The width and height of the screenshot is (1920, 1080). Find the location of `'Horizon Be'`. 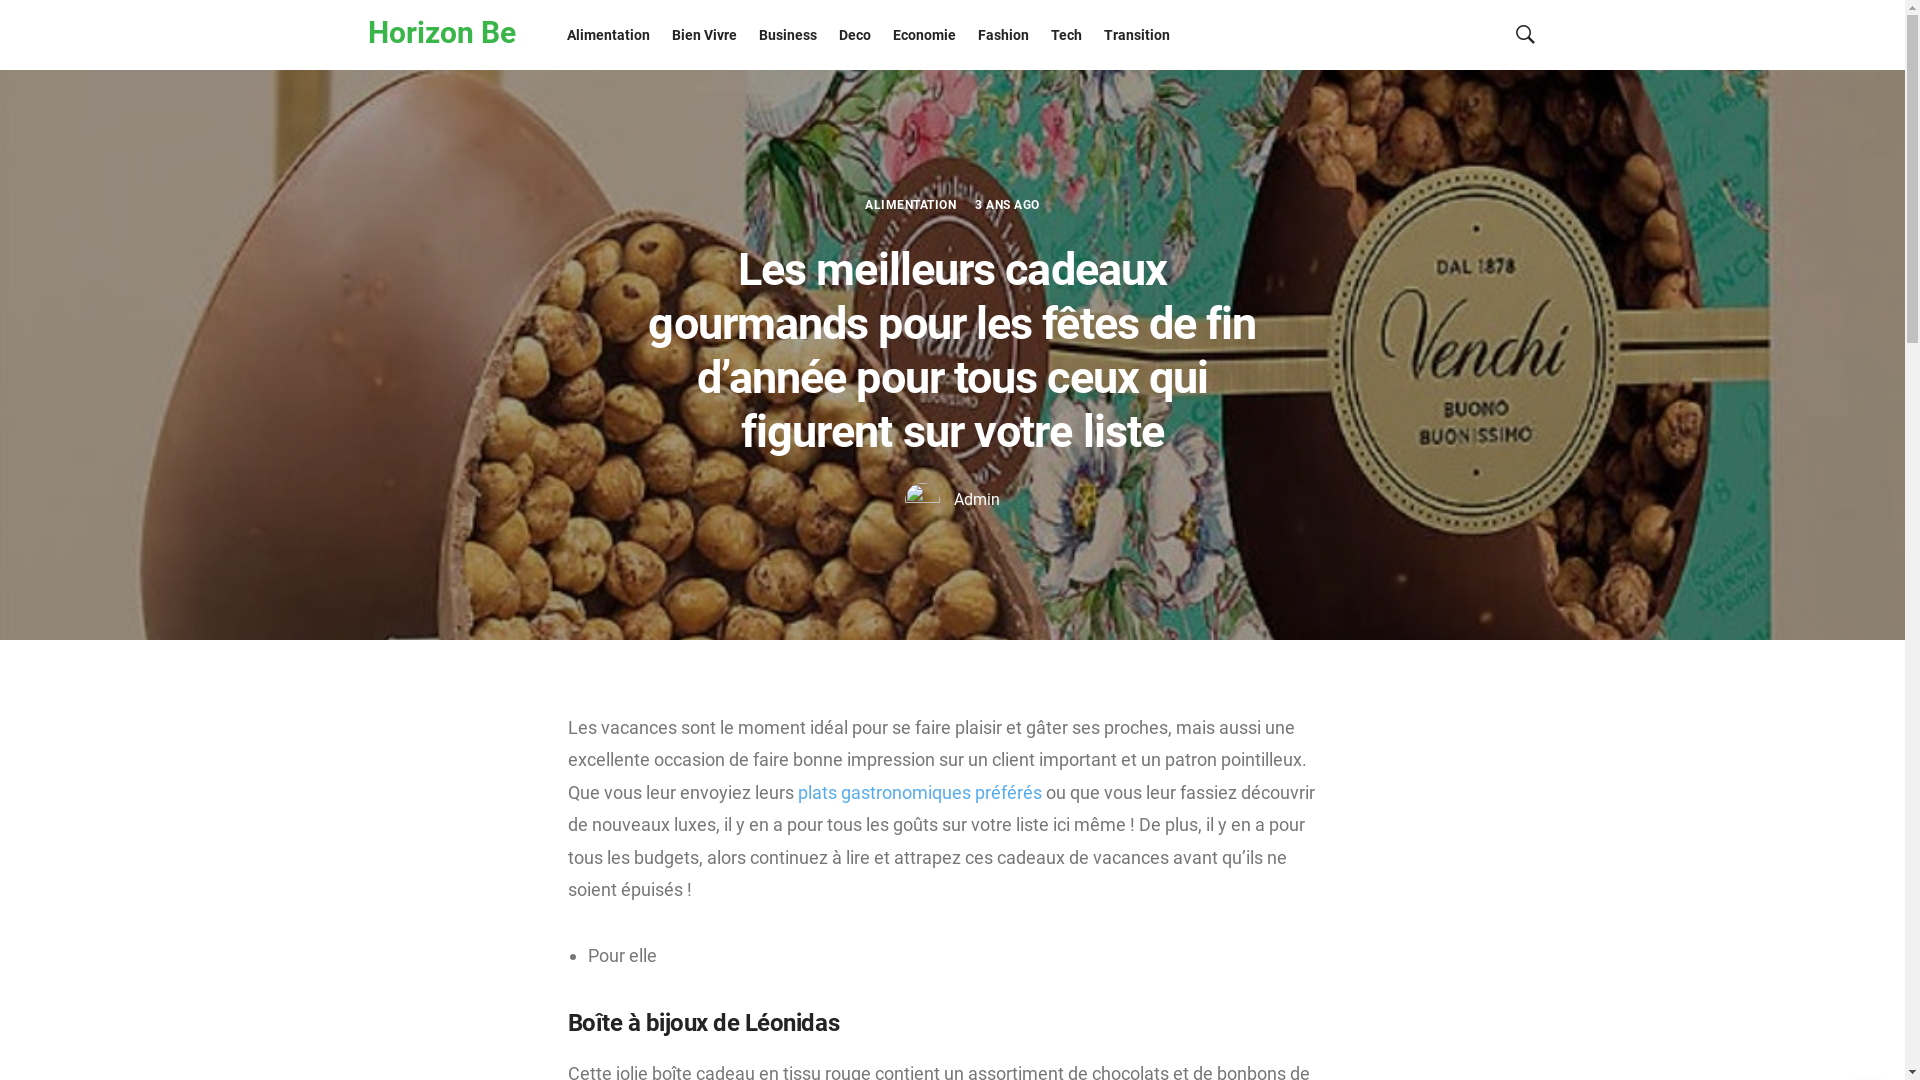

'Horizon Be' is located at coordinates (368, 33).